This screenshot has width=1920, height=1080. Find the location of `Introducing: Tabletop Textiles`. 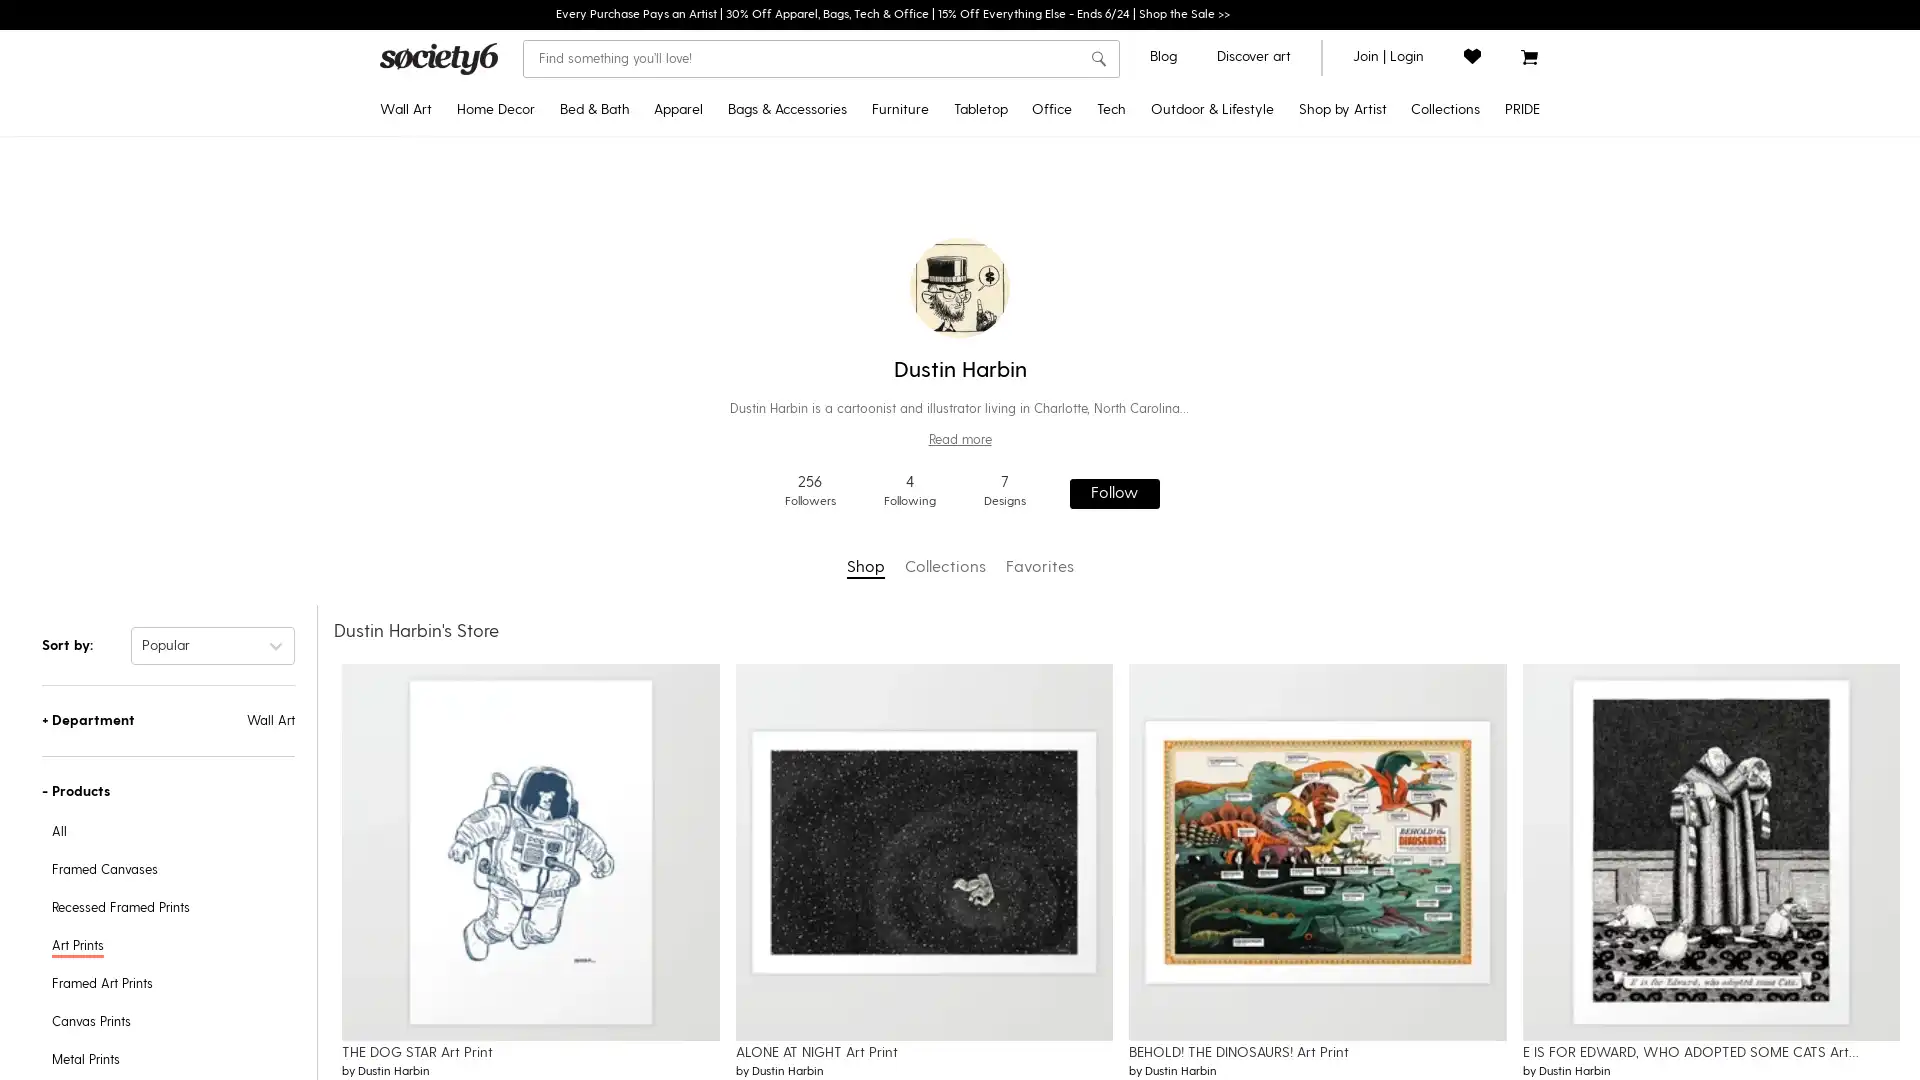

Introducing: Tabletop Textiles is located at coordinates (1371, 547).